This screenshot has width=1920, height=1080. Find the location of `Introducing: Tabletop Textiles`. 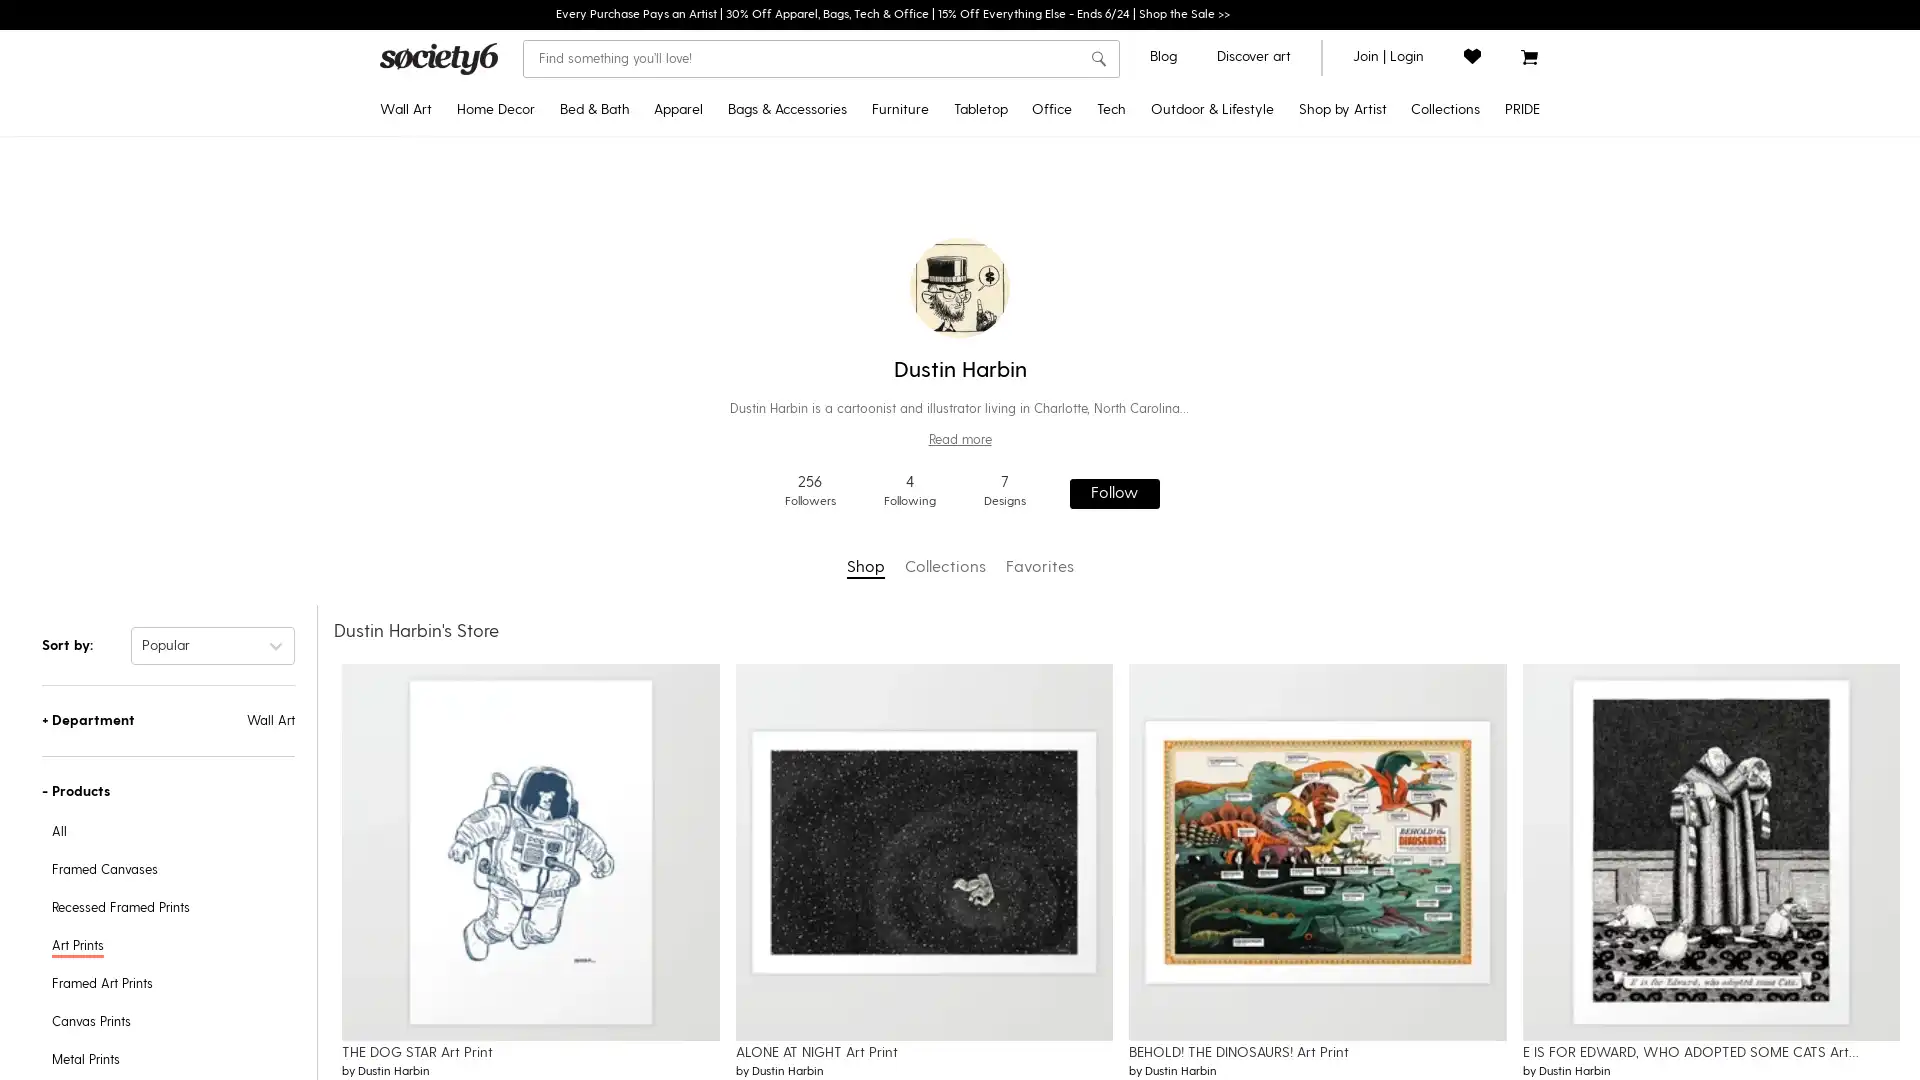

Introducing: Tabletop Textiles is located at coordinates (1371, 547).